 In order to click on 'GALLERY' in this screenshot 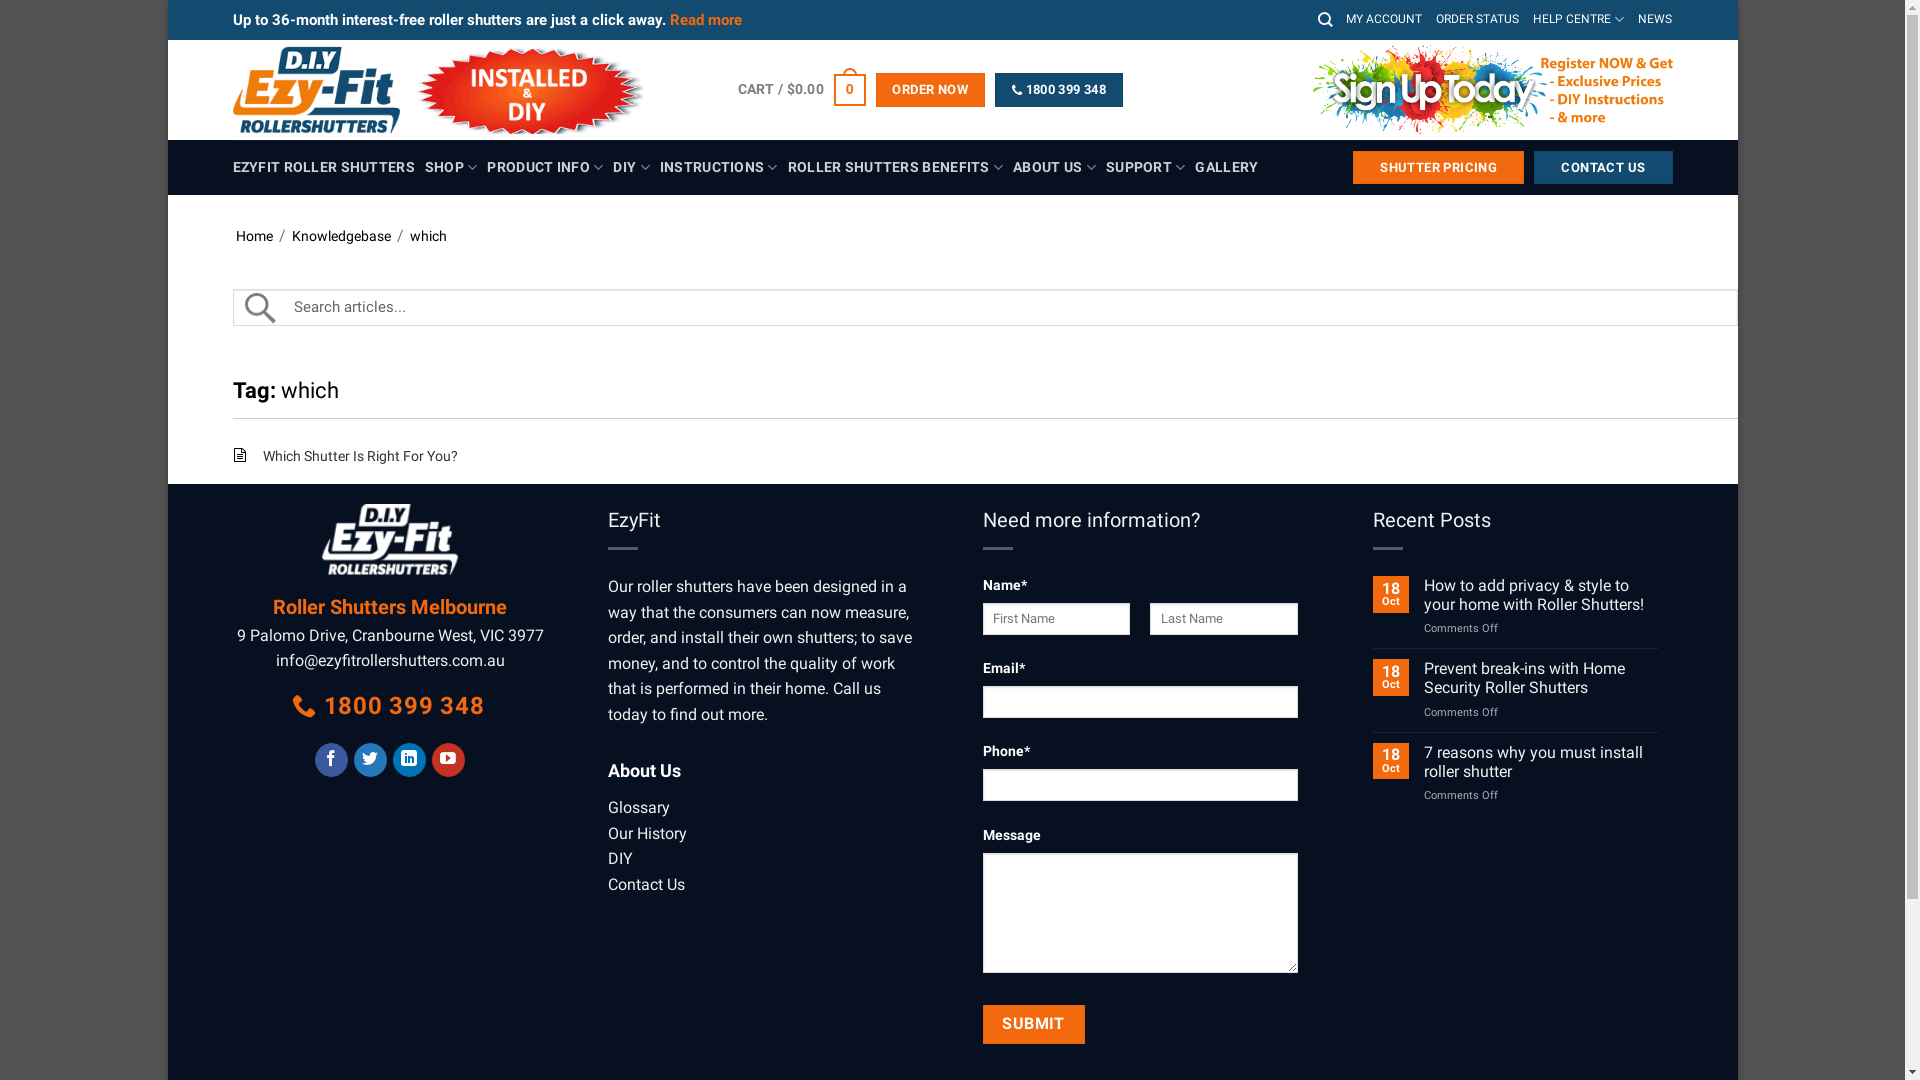, I will do `click(1225, 167)`.